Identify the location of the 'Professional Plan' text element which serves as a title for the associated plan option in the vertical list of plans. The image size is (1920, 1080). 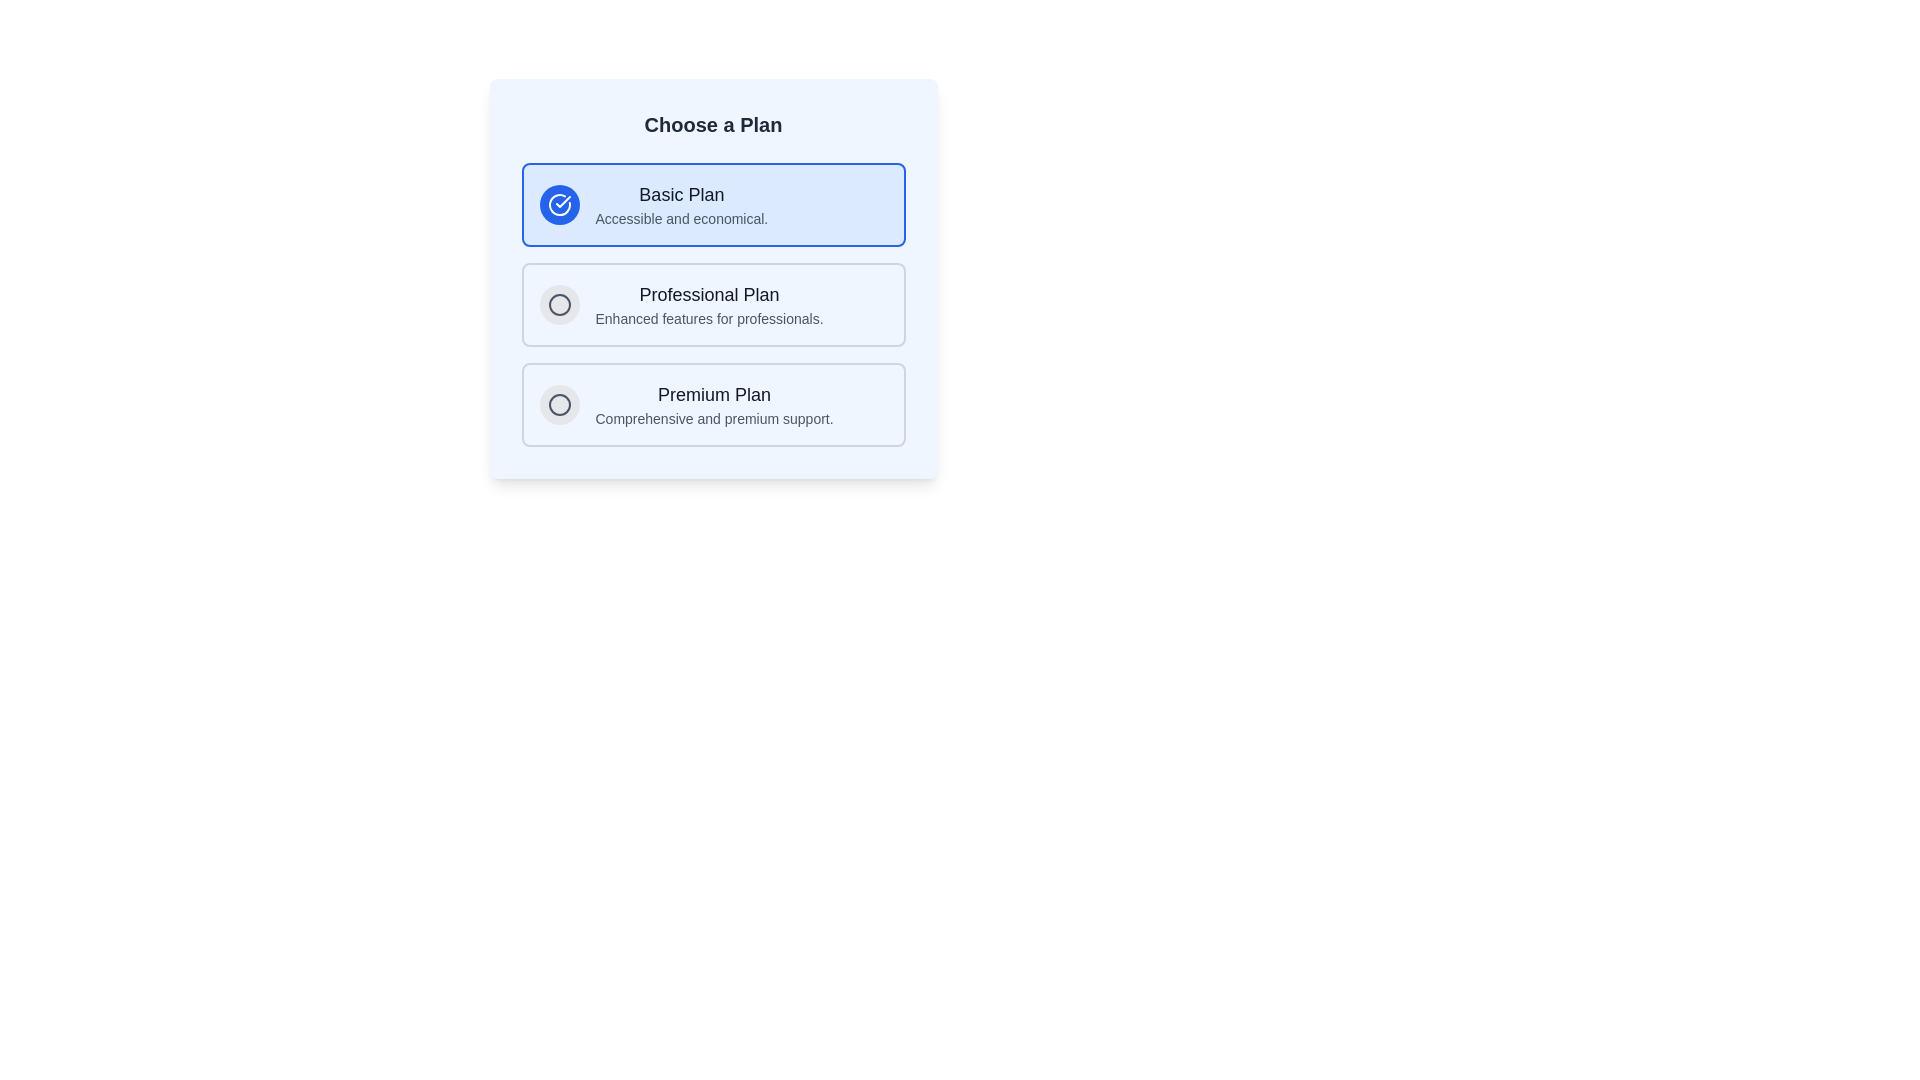
(709, 294).